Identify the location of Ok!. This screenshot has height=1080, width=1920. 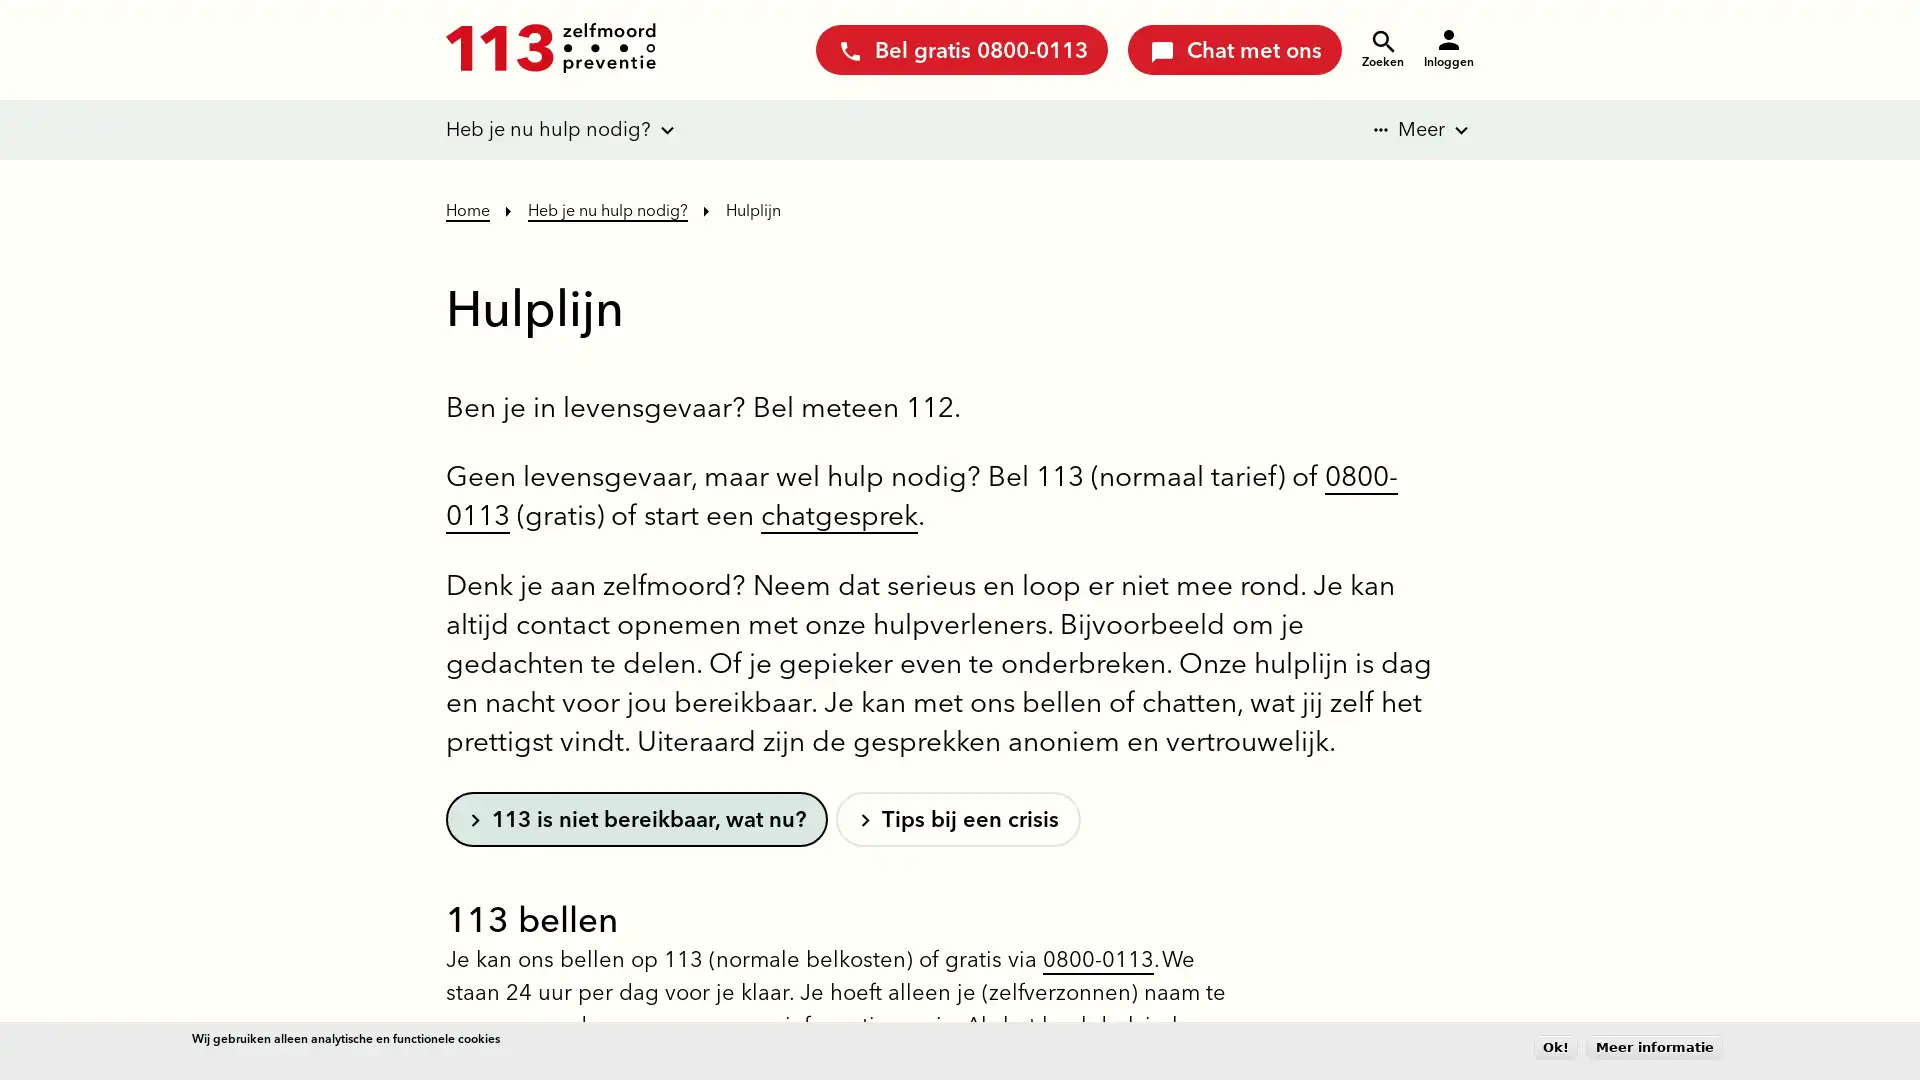
(1554, 1046).